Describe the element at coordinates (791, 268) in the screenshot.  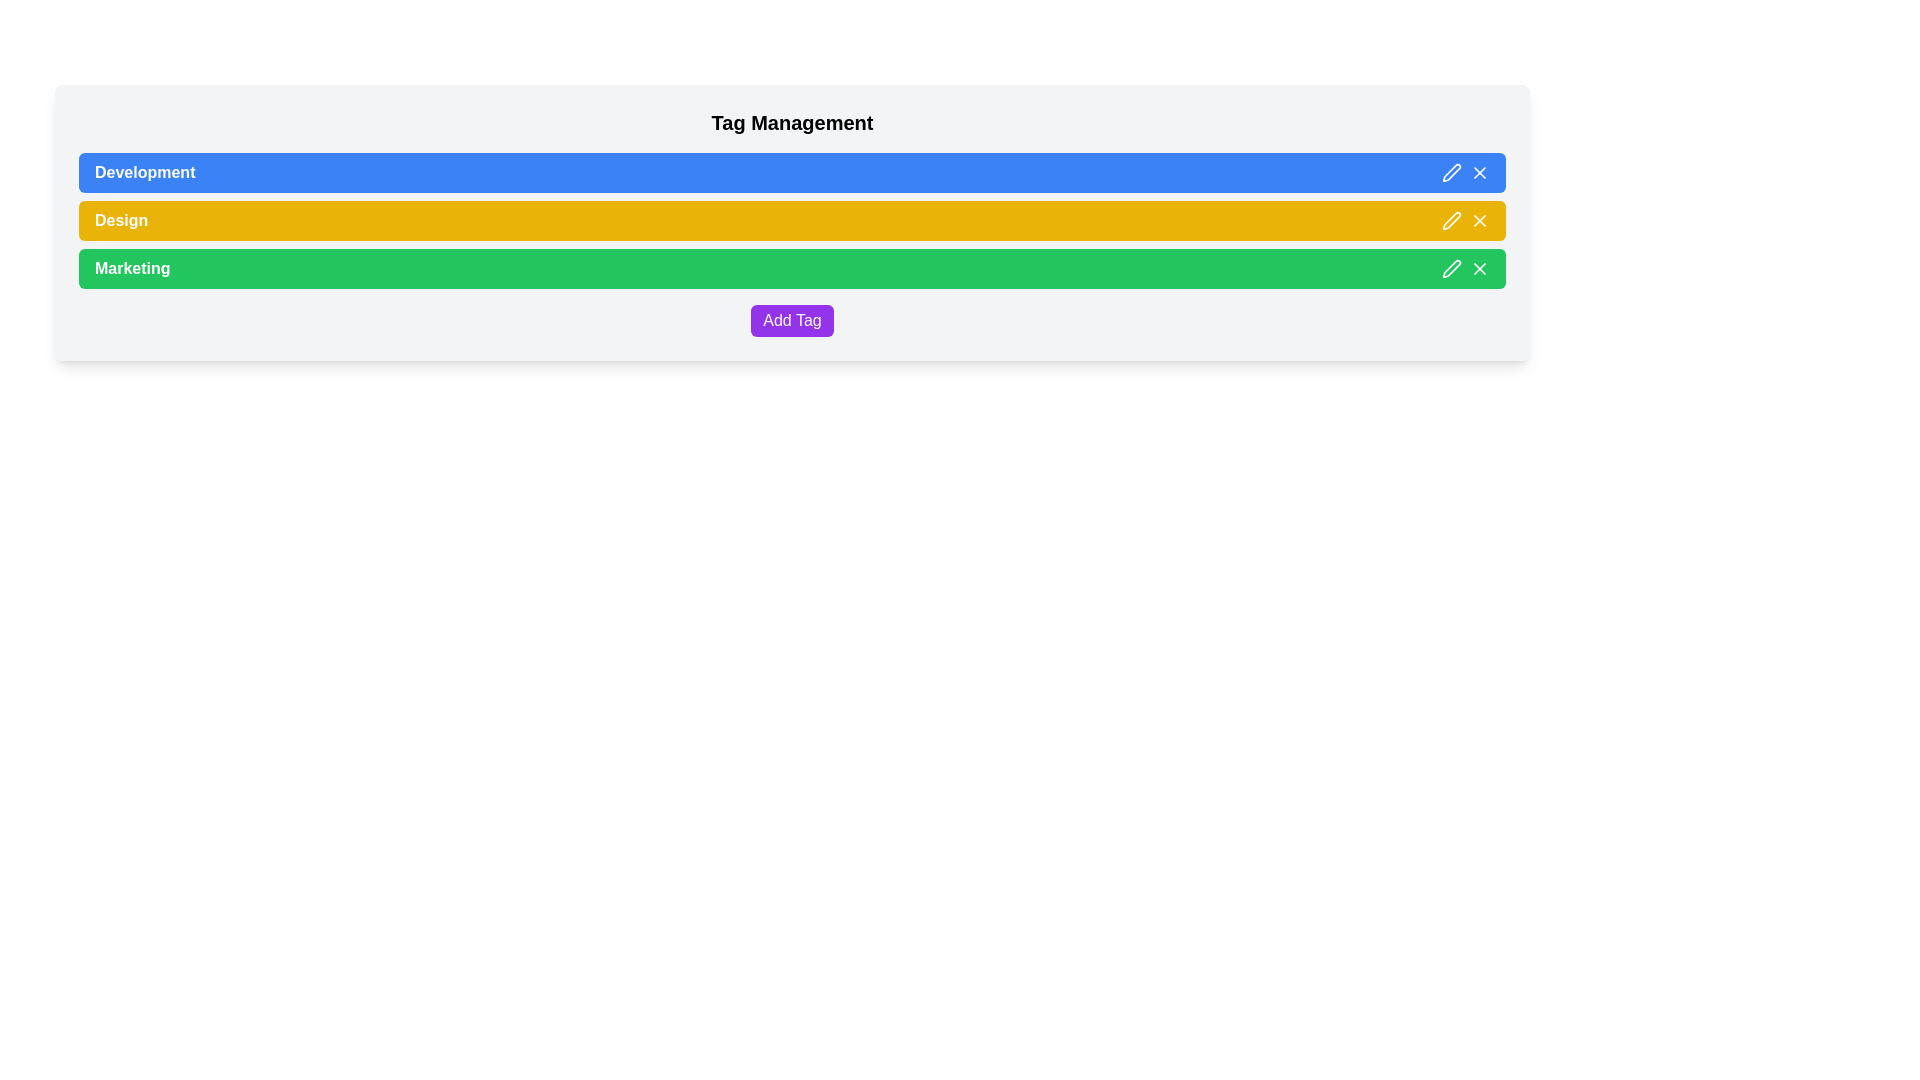
I see `the 'Marketing' button, which is the third button in a vertical list located below the 'Design' button and above the 'Add Tag' button` at that location.